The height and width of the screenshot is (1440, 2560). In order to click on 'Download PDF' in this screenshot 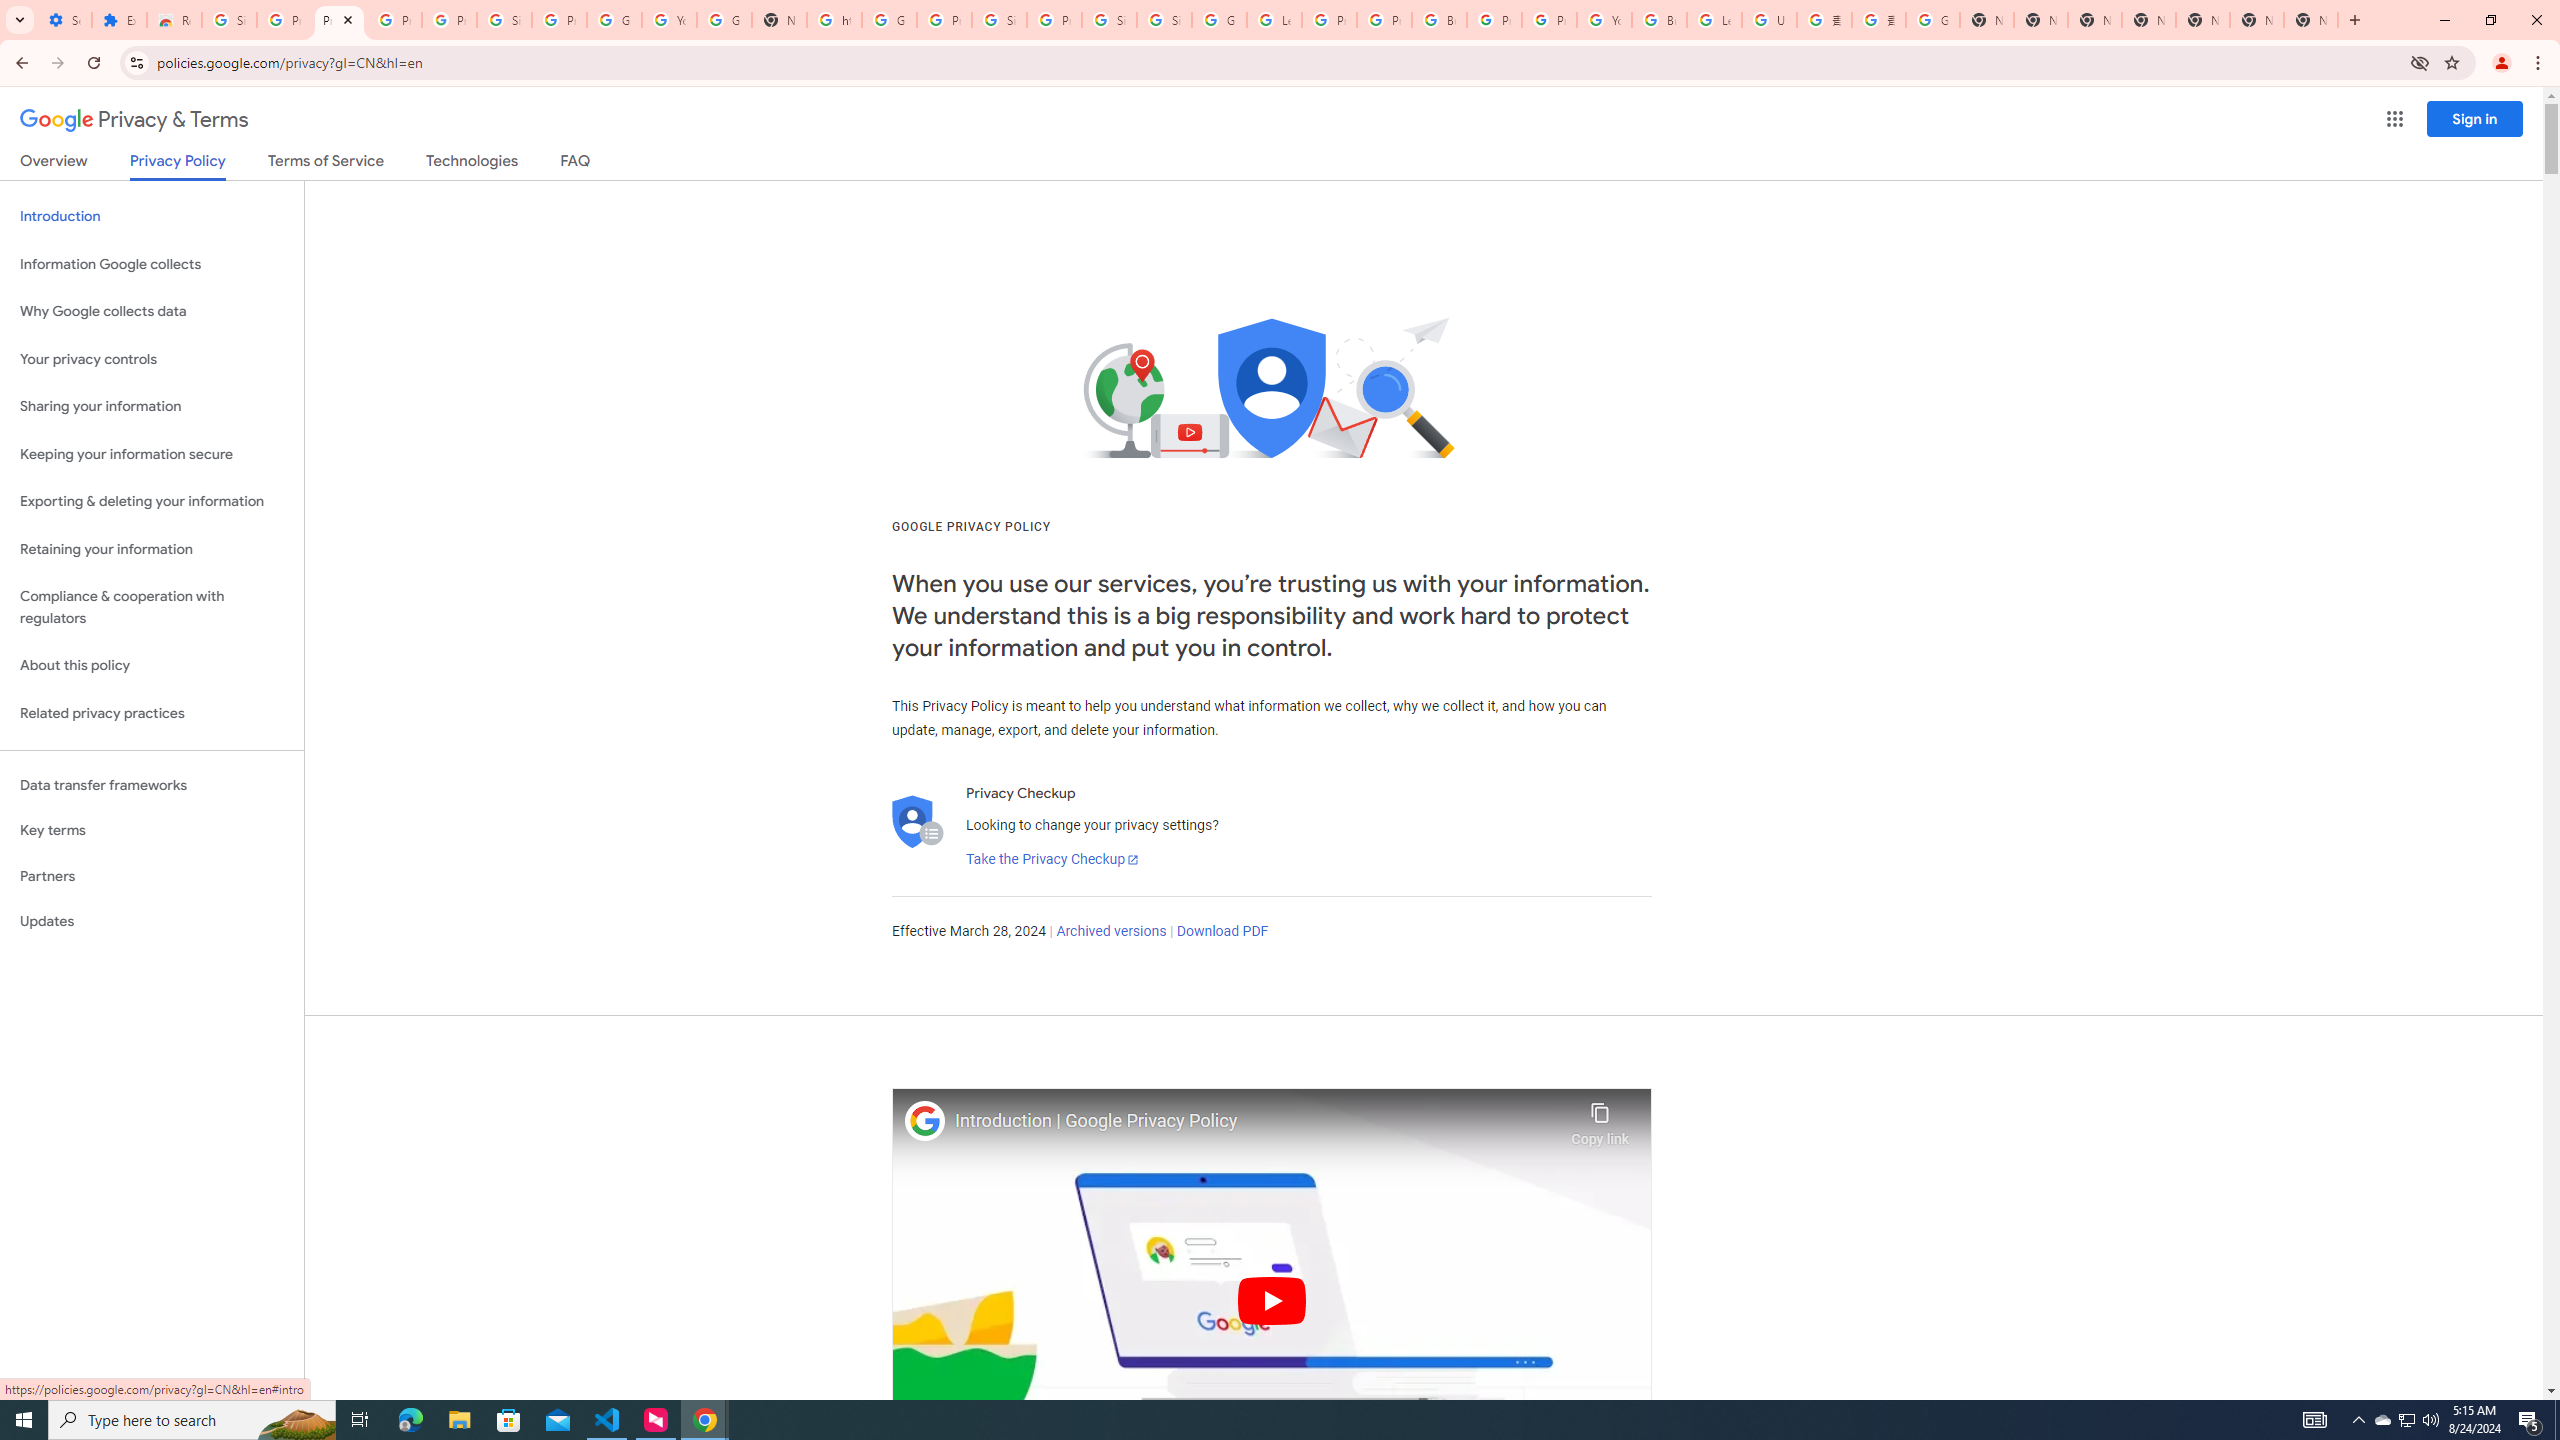, I will do `click(1222, 930)`.